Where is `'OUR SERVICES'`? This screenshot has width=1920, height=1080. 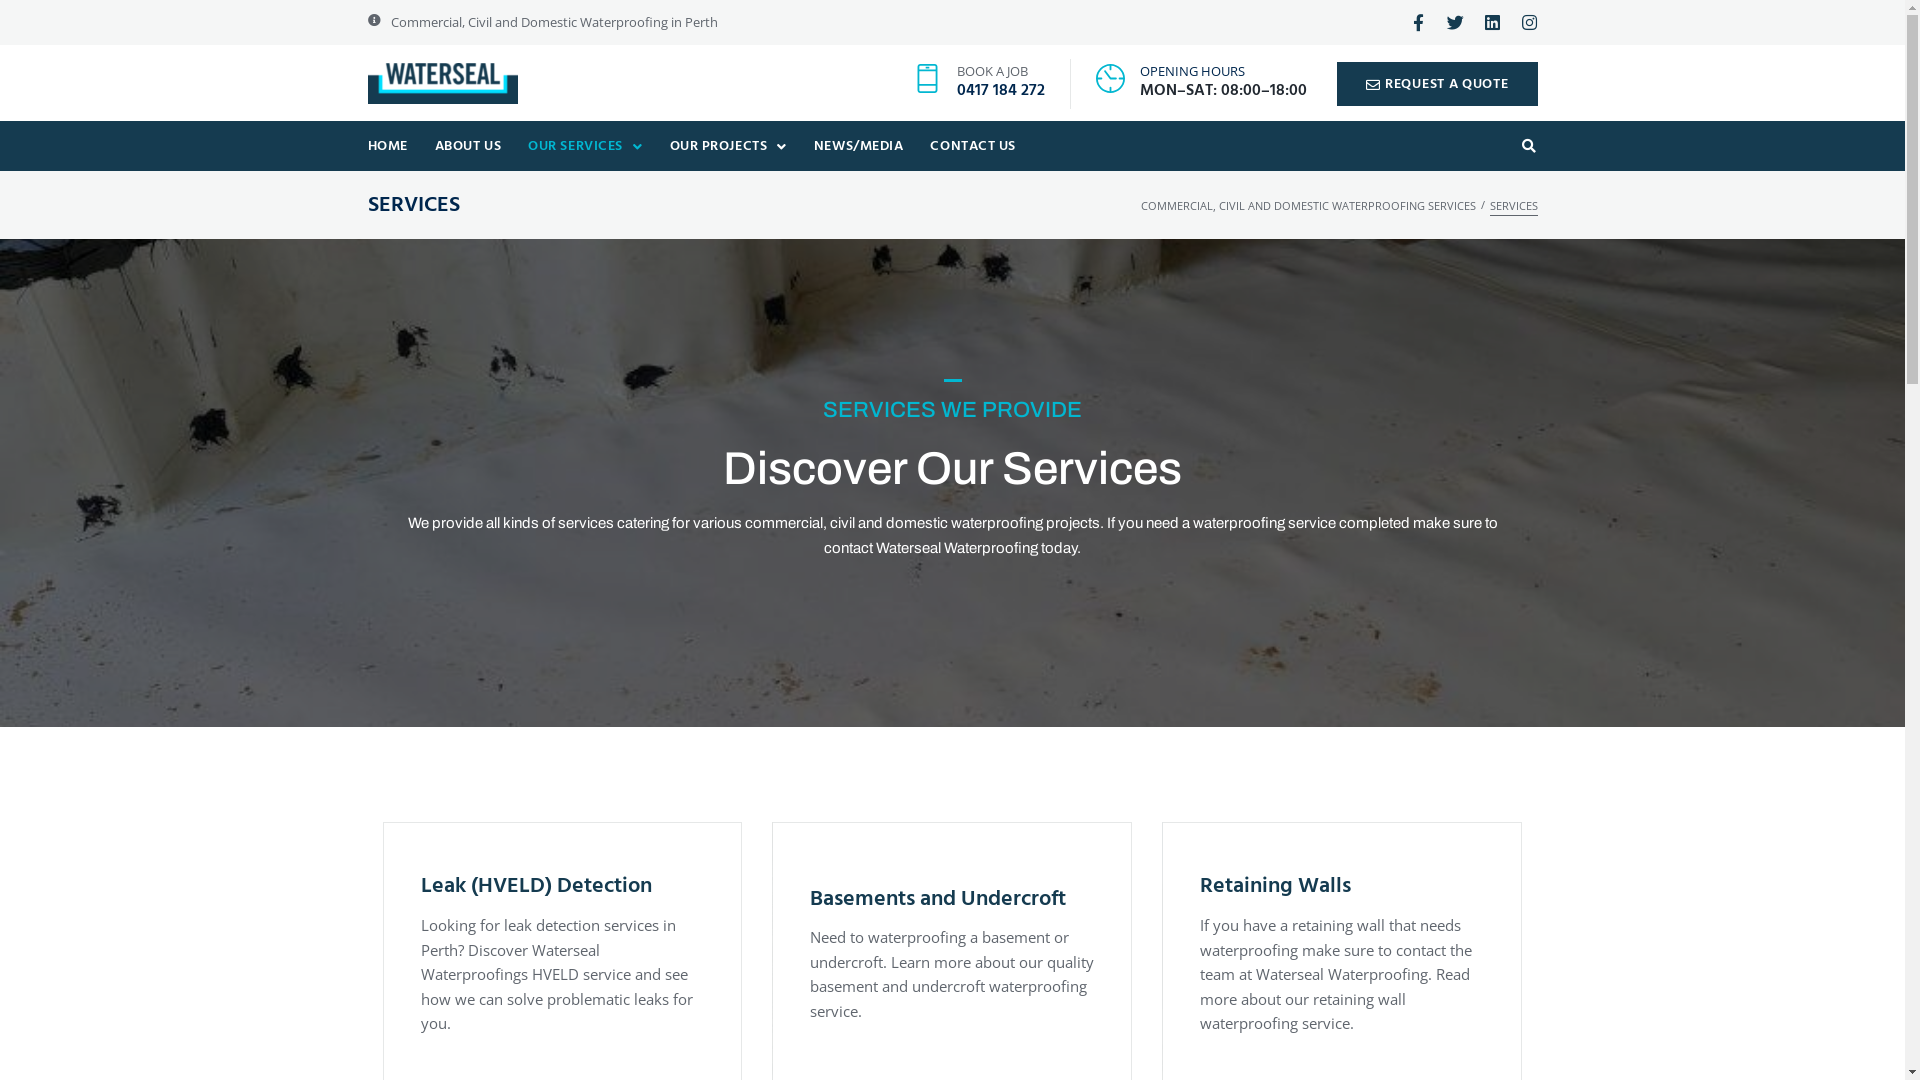
'OUR SERVICES' is located at coordinates (513, 145).